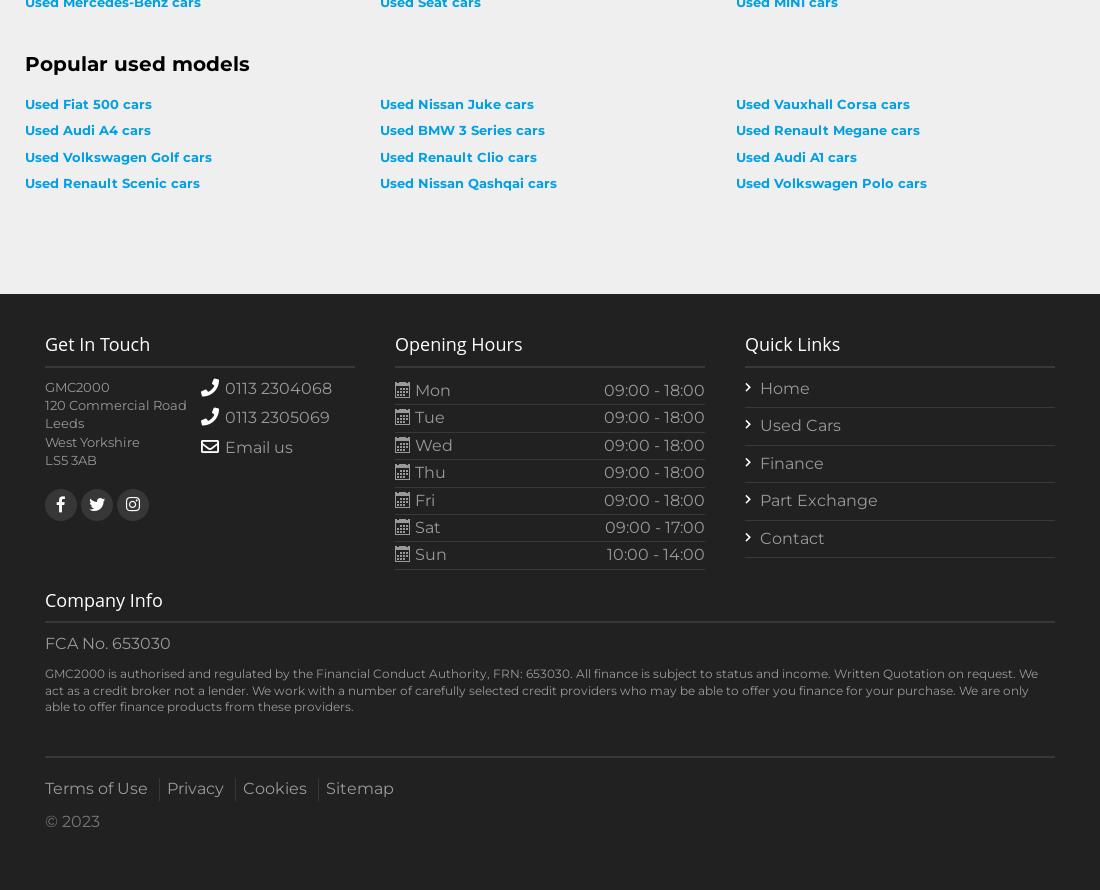 This screenshot has height=890, width=1100. Describe the element at coordinates (116, 404) in the screenshot. I see `'120 Commercial Road'` at that location.